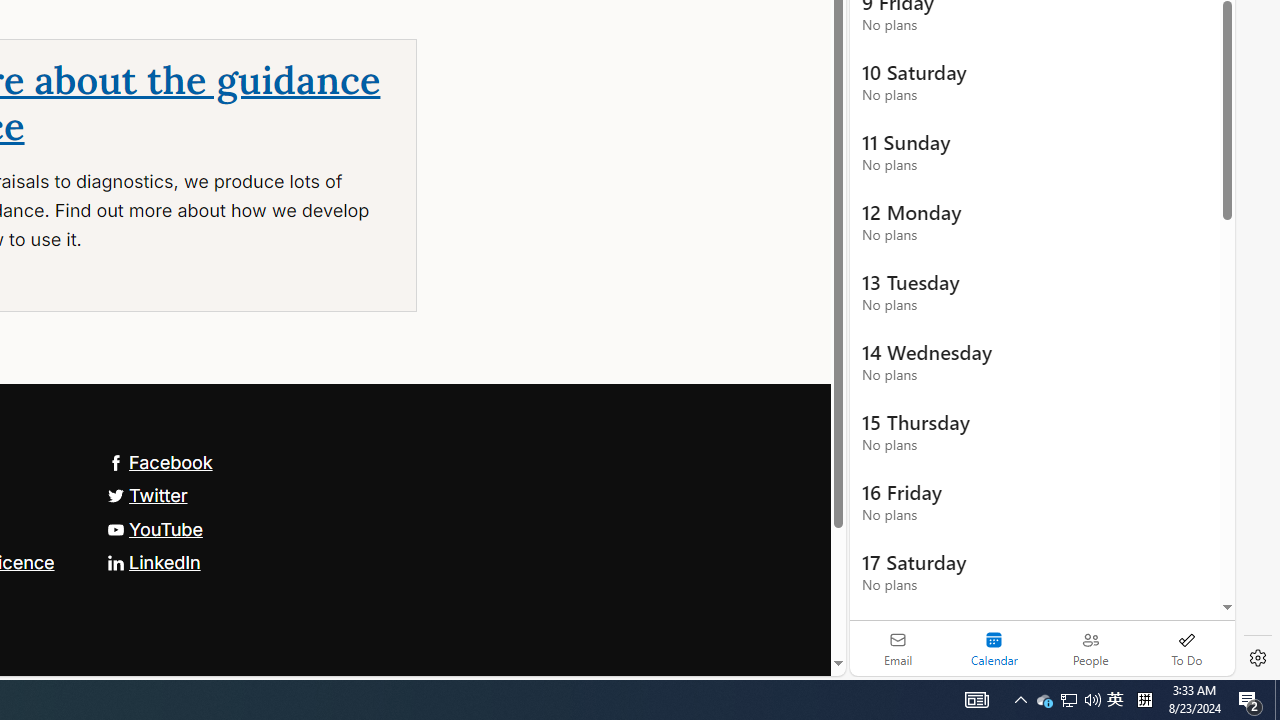 This screenshot has width=1280, height=720. Describe the element at coordinates (1257, 658) in the screenshot. I see `'Settings'` at that location.